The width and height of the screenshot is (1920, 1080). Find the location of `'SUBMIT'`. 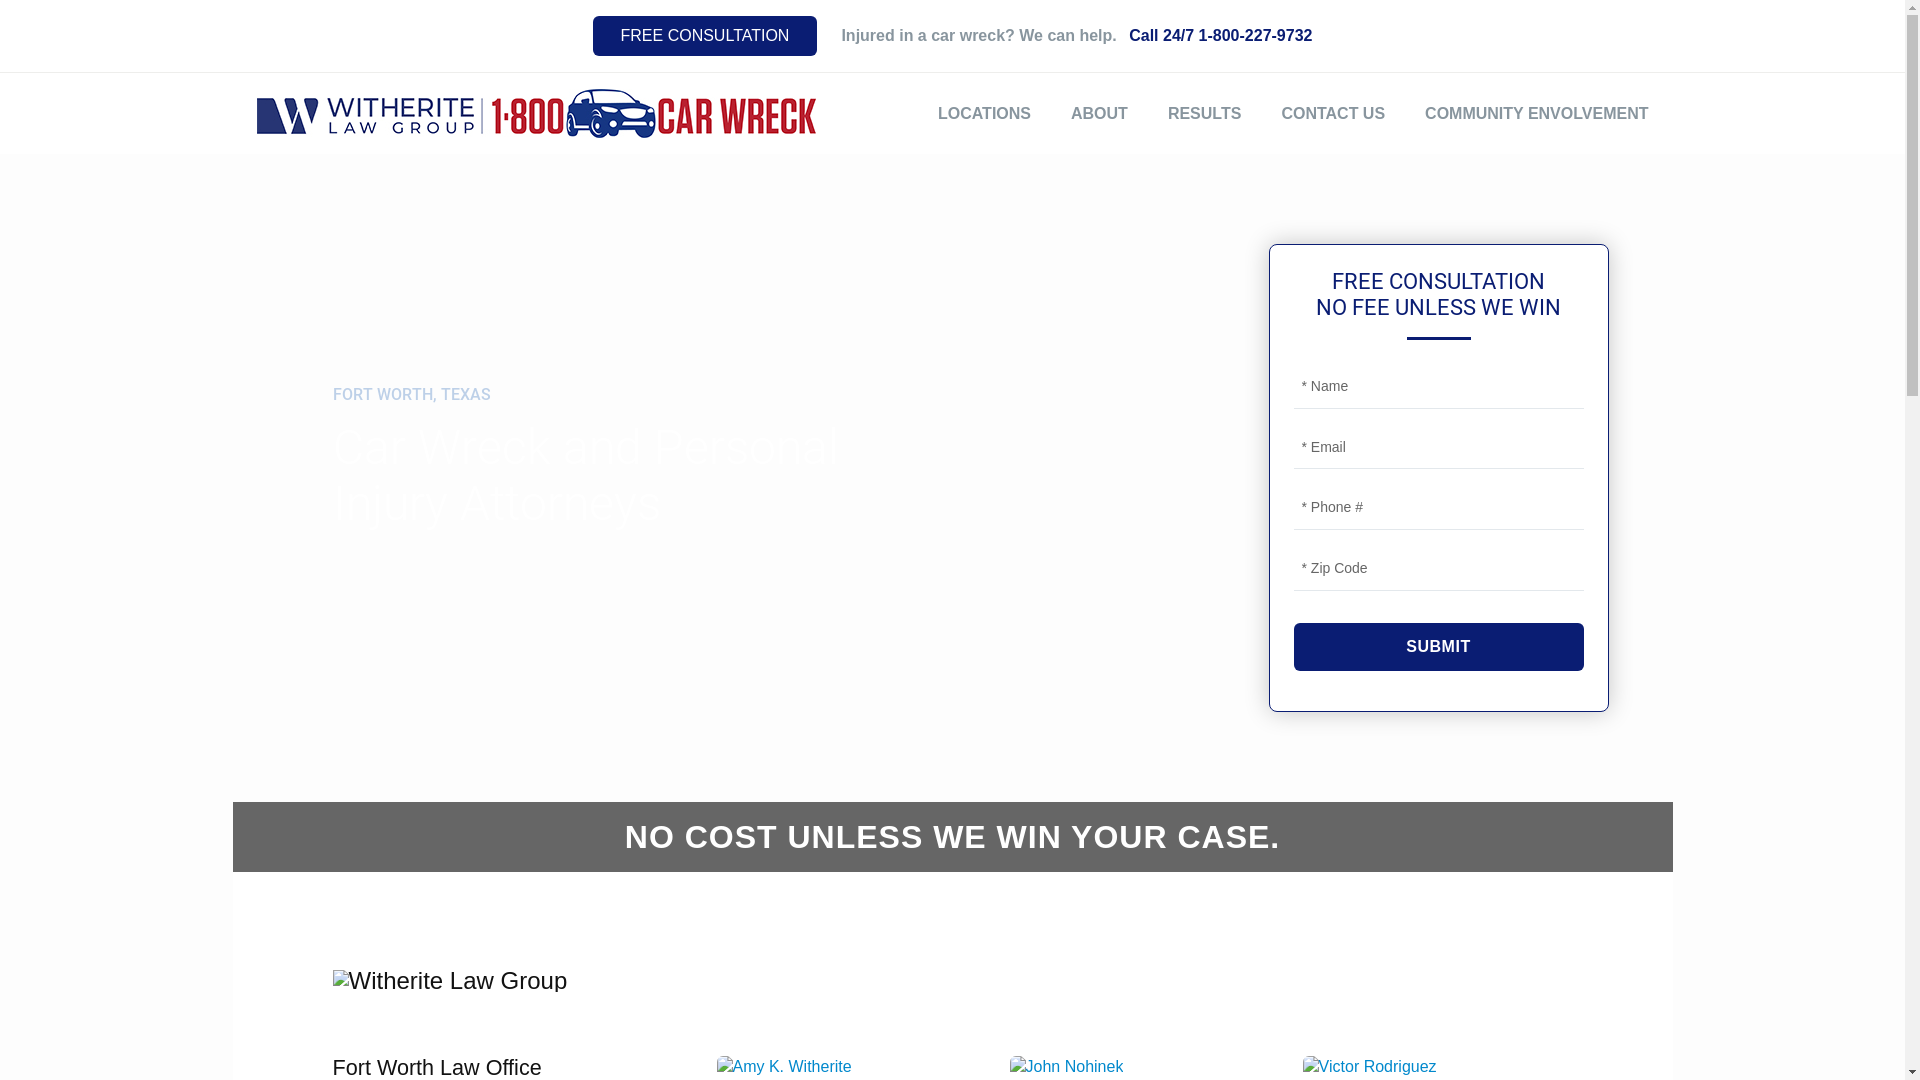

'SUBMIT' is located at coordinates (1438, 647).